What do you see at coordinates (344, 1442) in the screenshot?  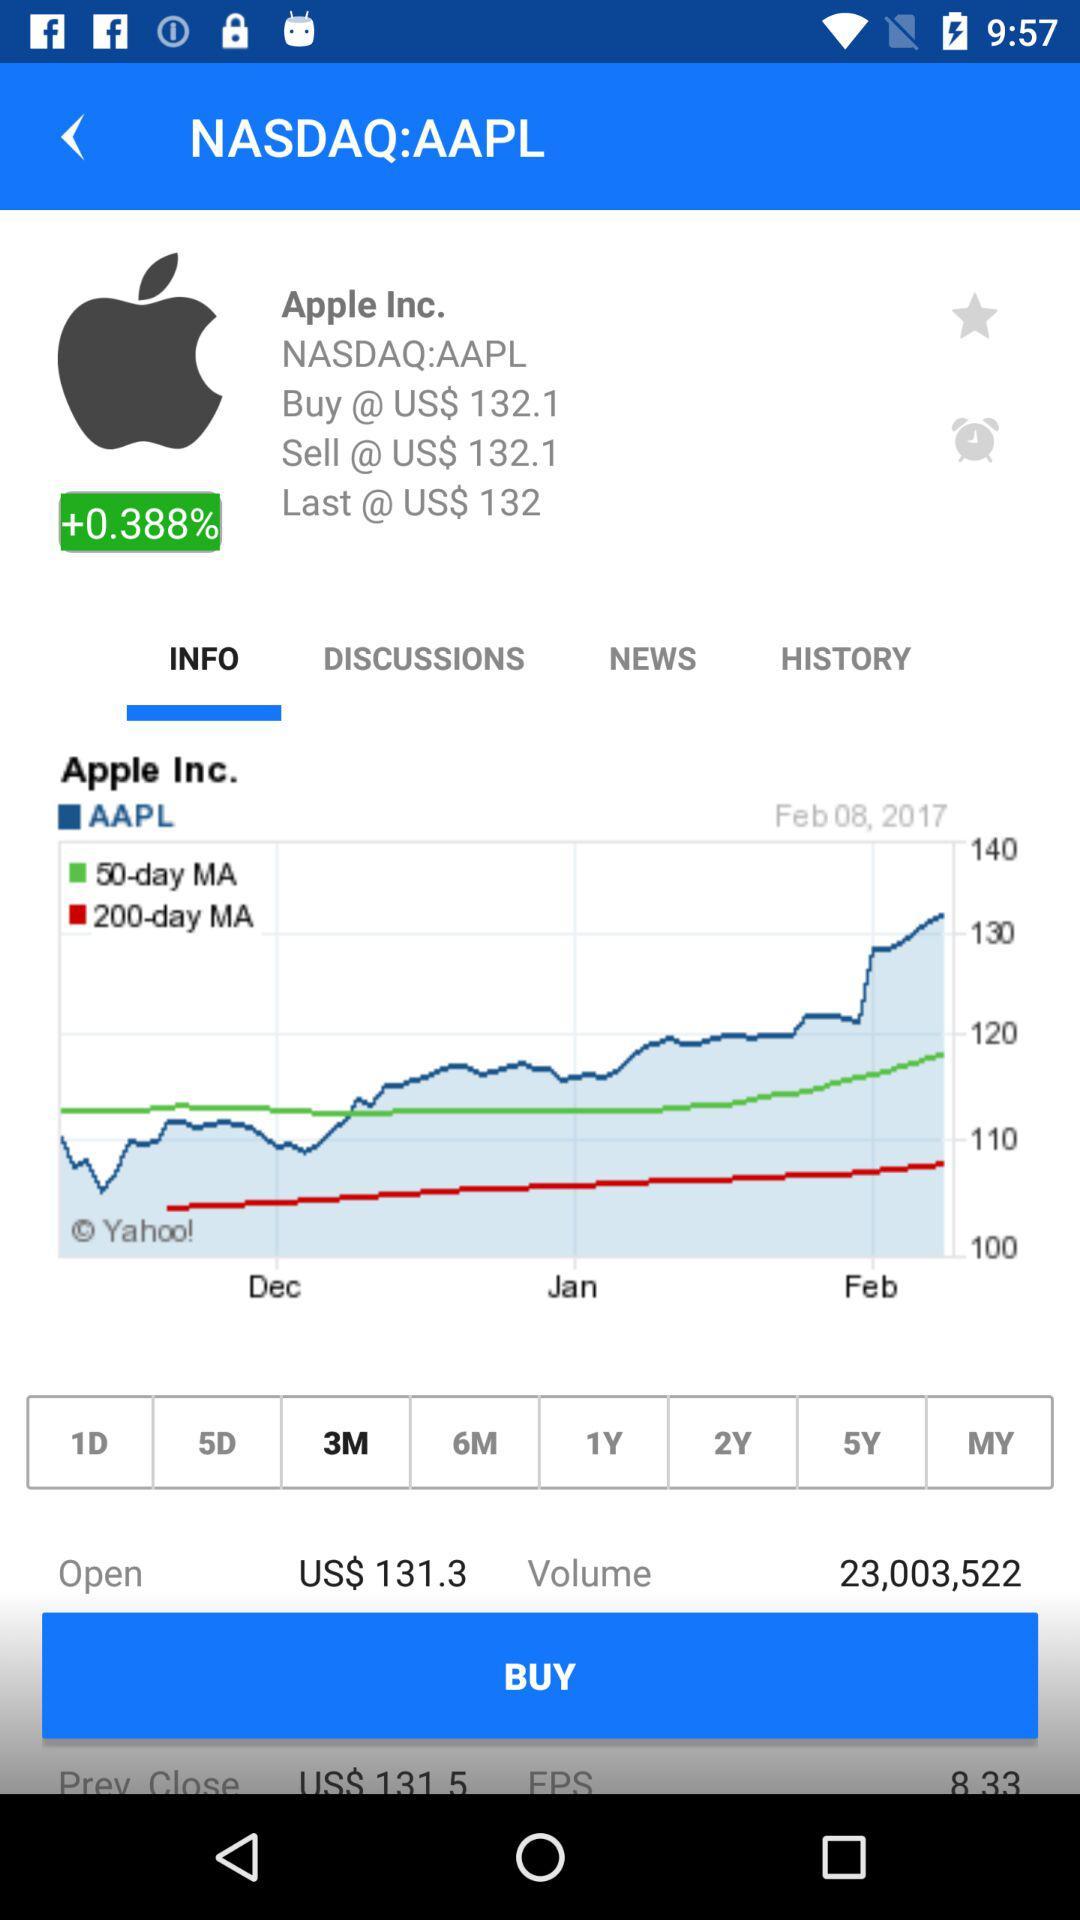 I see `item above open icon` at bounding box center [344, 1442].